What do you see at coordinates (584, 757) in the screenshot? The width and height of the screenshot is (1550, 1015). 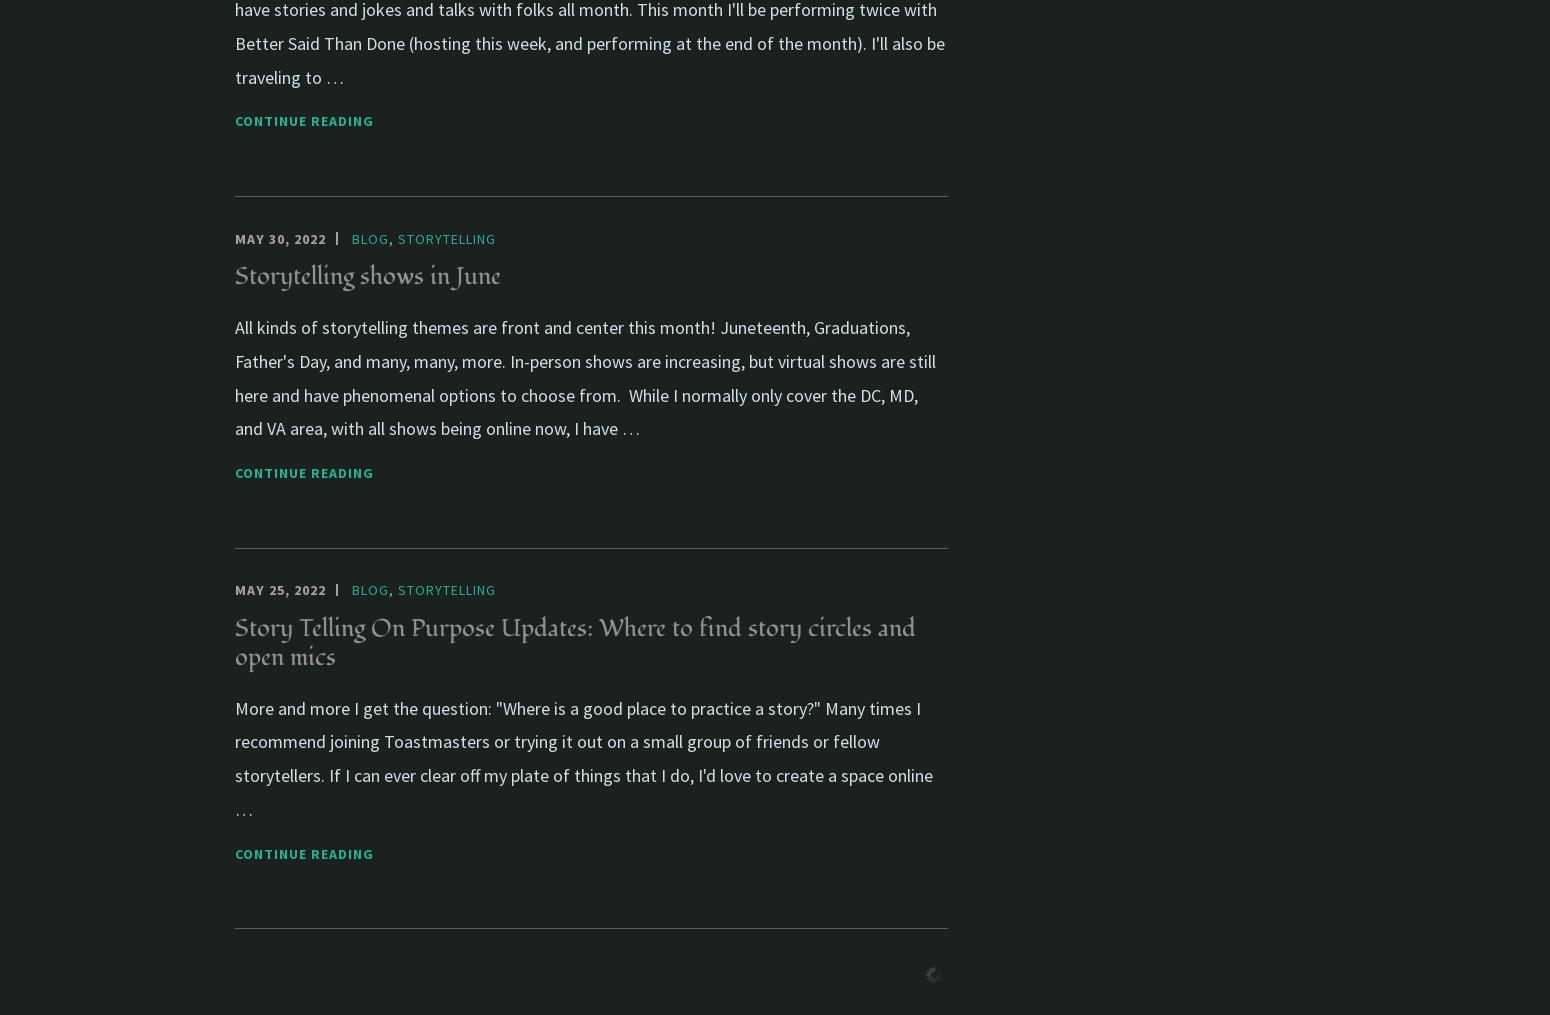 I see `'More and more I get the question: "Where is a good place to practice a story?" Many times I recommend joining Toastmasters or trying it out on a small group of friends or fellow storytellers. If I can ever clear off my plate of things that I do, I'd love to create a space online …'` at bounding box center [584, 757].